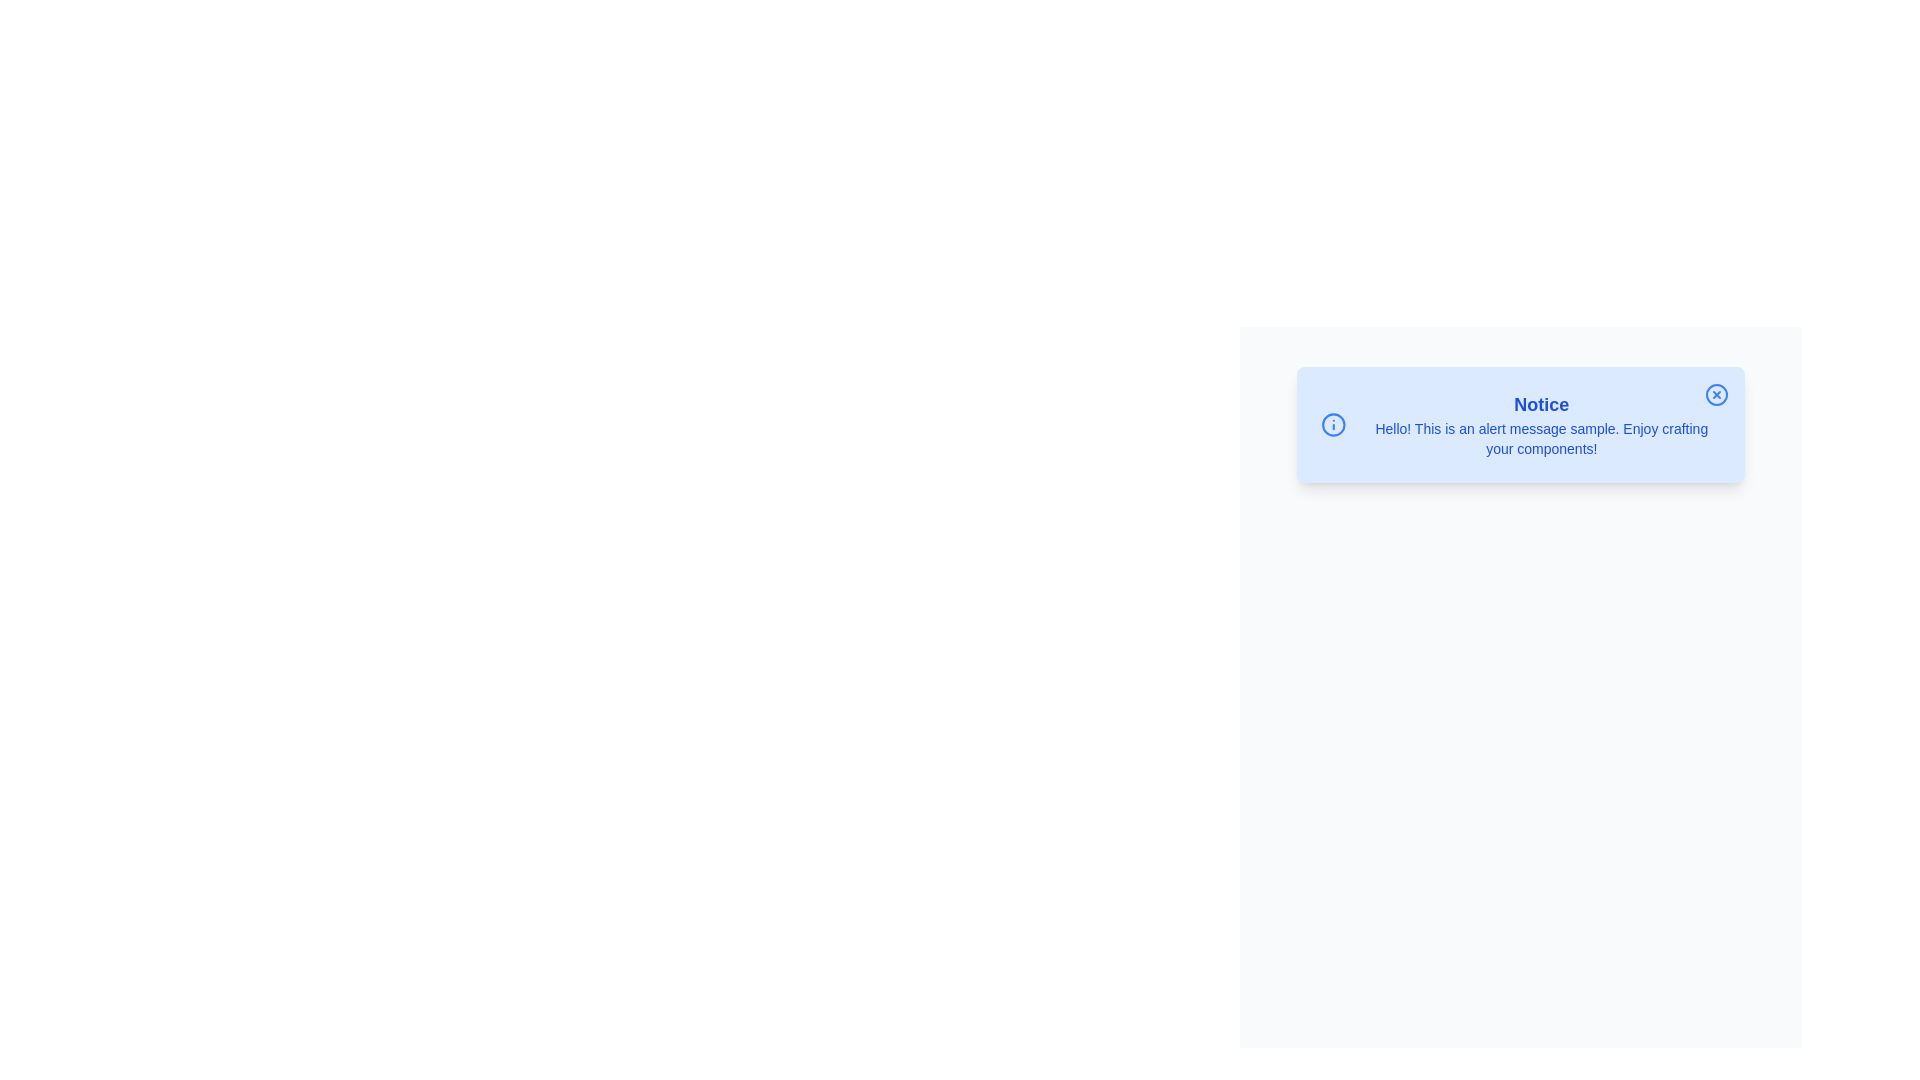 Image resolution: width=1920 pixels, height=1080 pixels. I want to click on text 'Notice' displayed in a bold, large blue font located in the upper half of the light blue alert box, so click(1540, 405).